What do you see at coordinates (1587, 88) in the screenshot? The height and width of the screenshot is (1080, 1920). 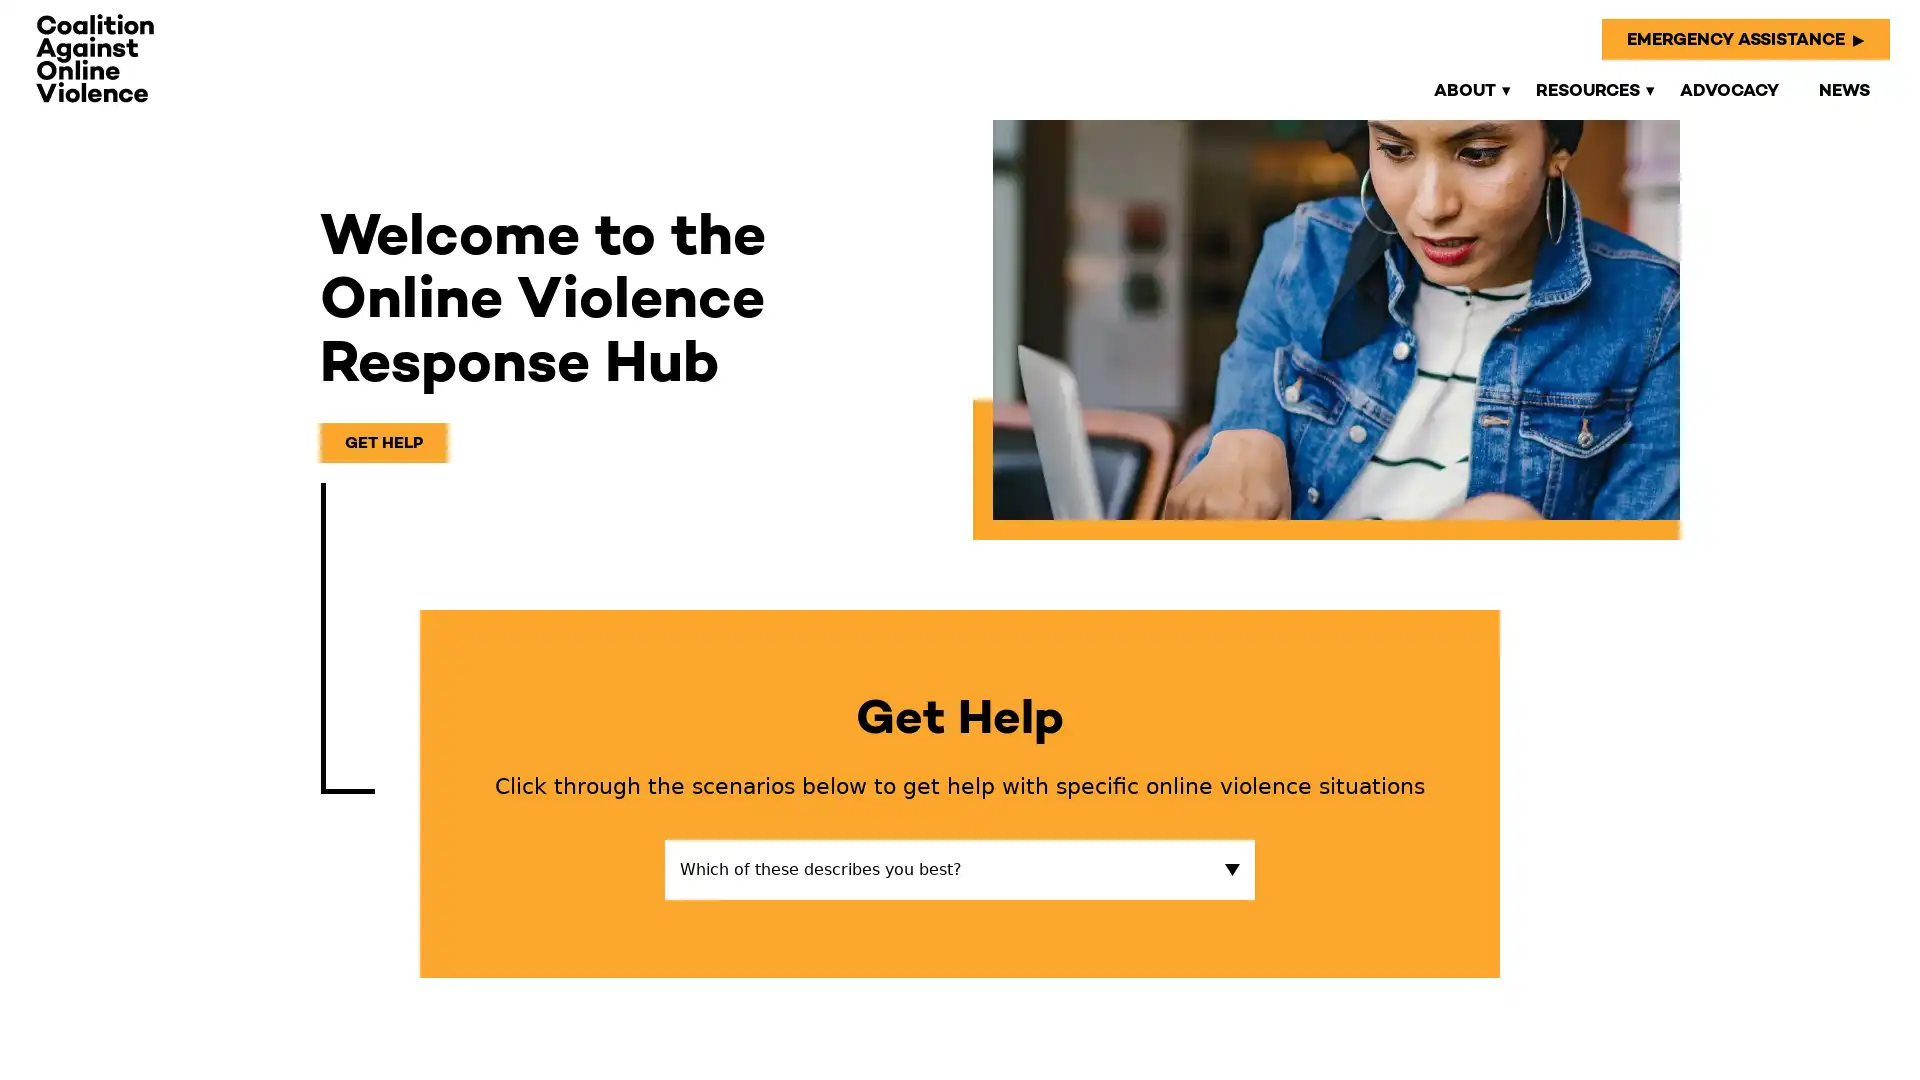 I see `RESOURCES` at bounding box center [1587, 88].